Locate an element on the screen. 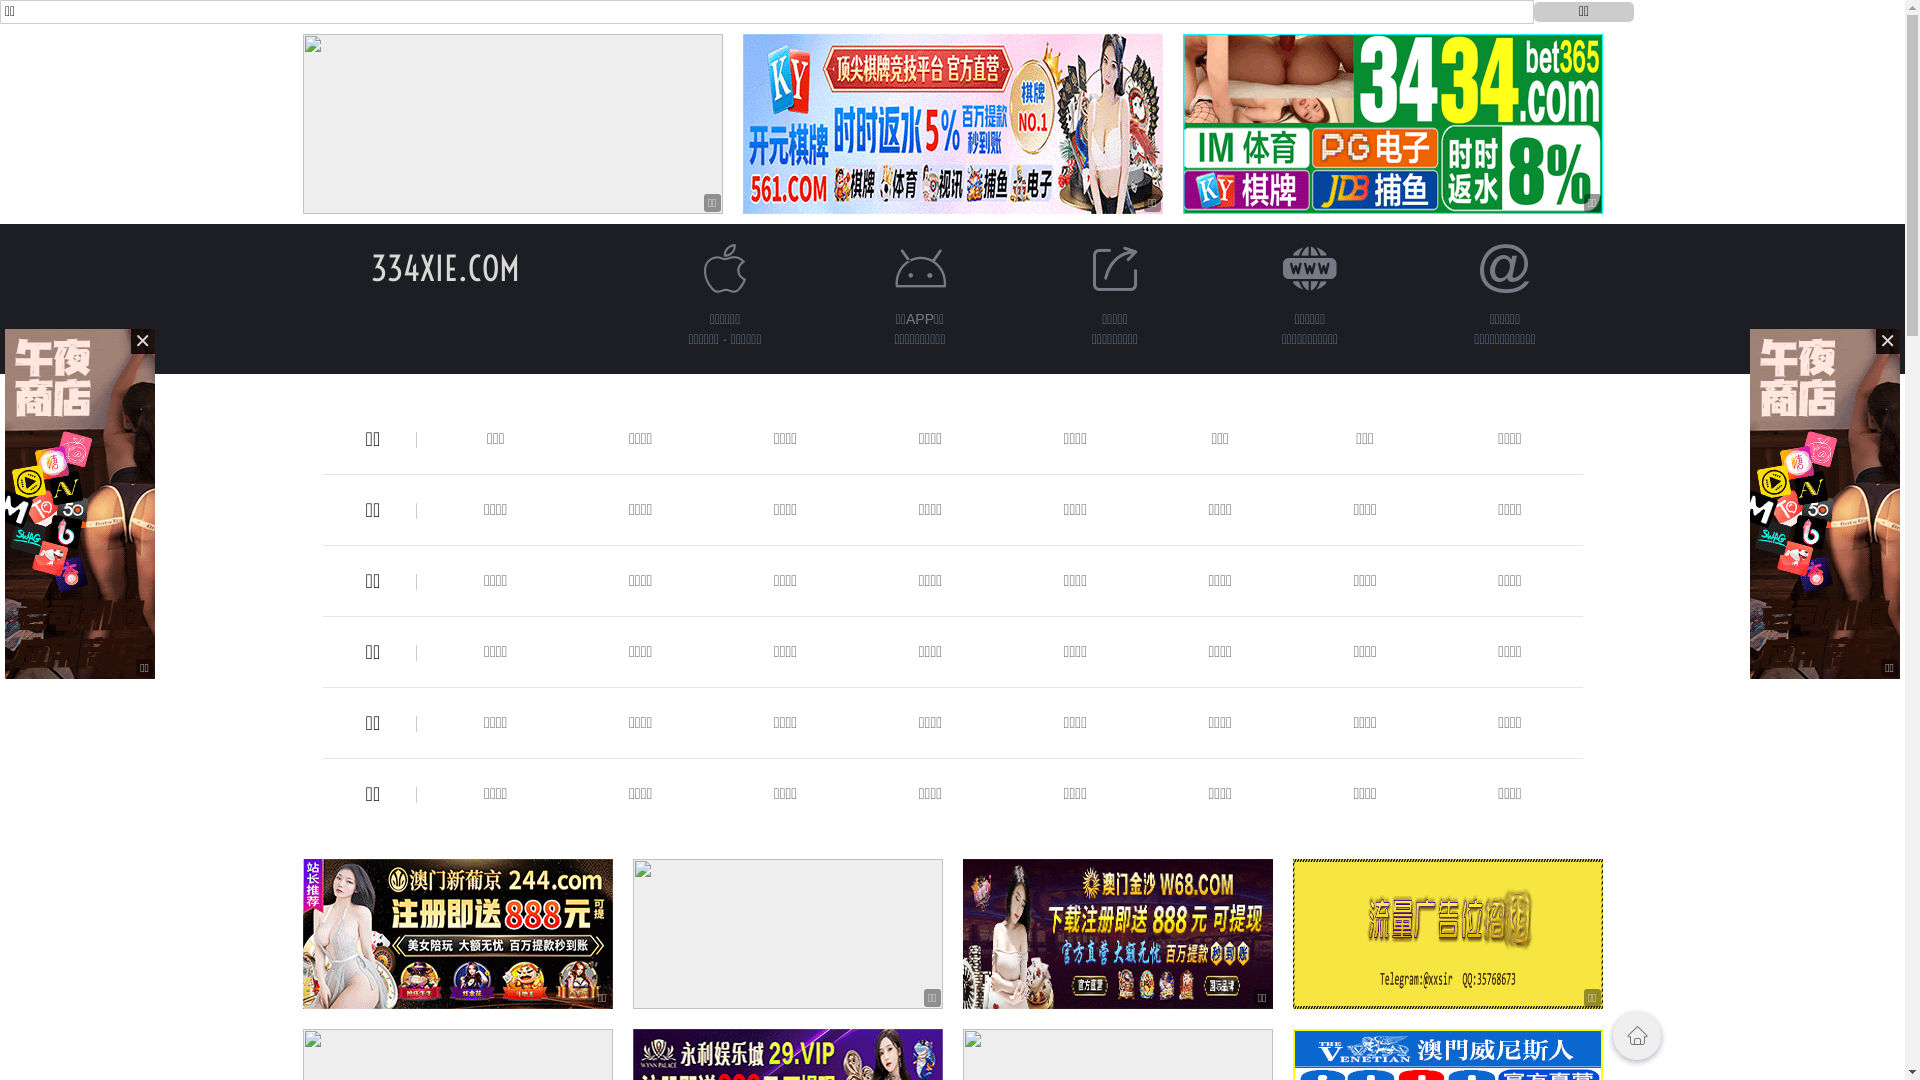 The image size is (1920, 1080). '334XIE.COM' is located at coordinates (444, 267).